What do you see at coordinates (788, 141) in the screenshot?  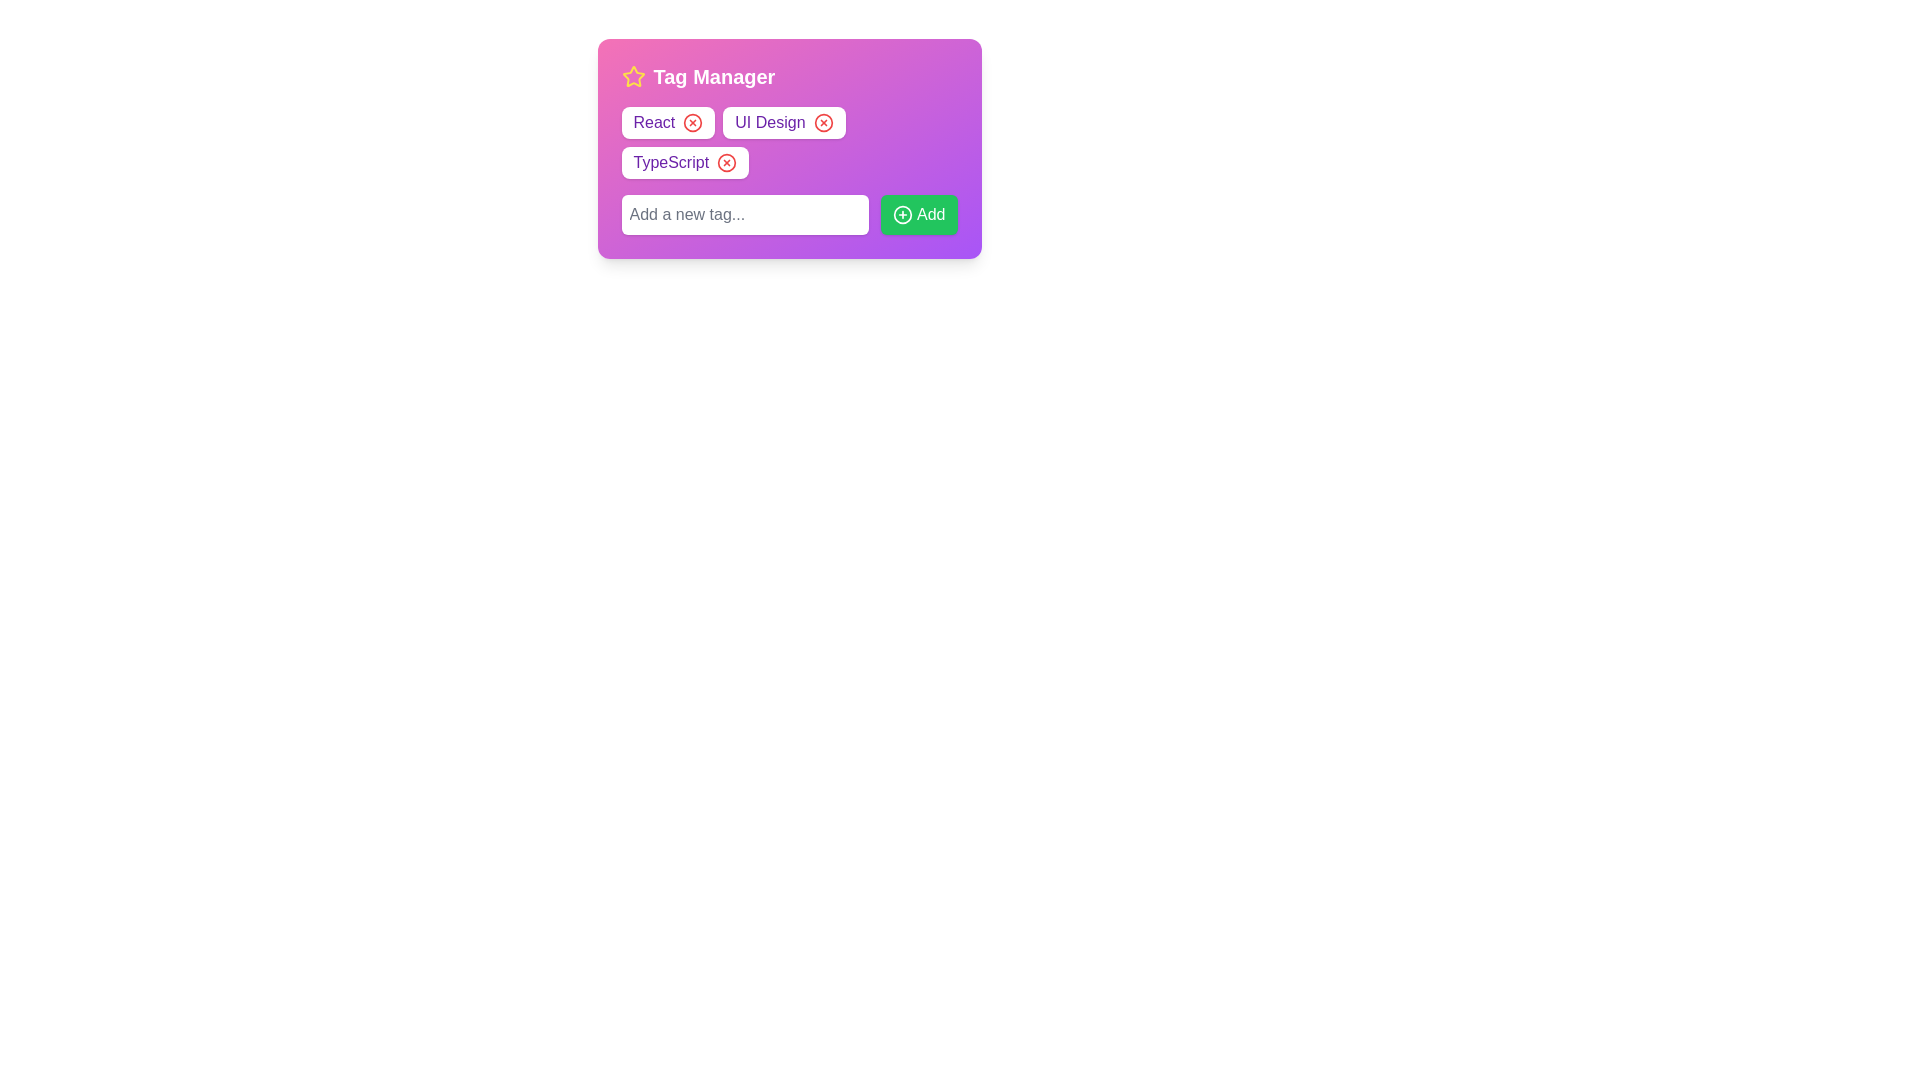 I see `the non-interactive multi-word text label displaying tags, located just below the 'Tag Manager' title and above the horizontal input field with a green button` at bounding box center [788, 141].